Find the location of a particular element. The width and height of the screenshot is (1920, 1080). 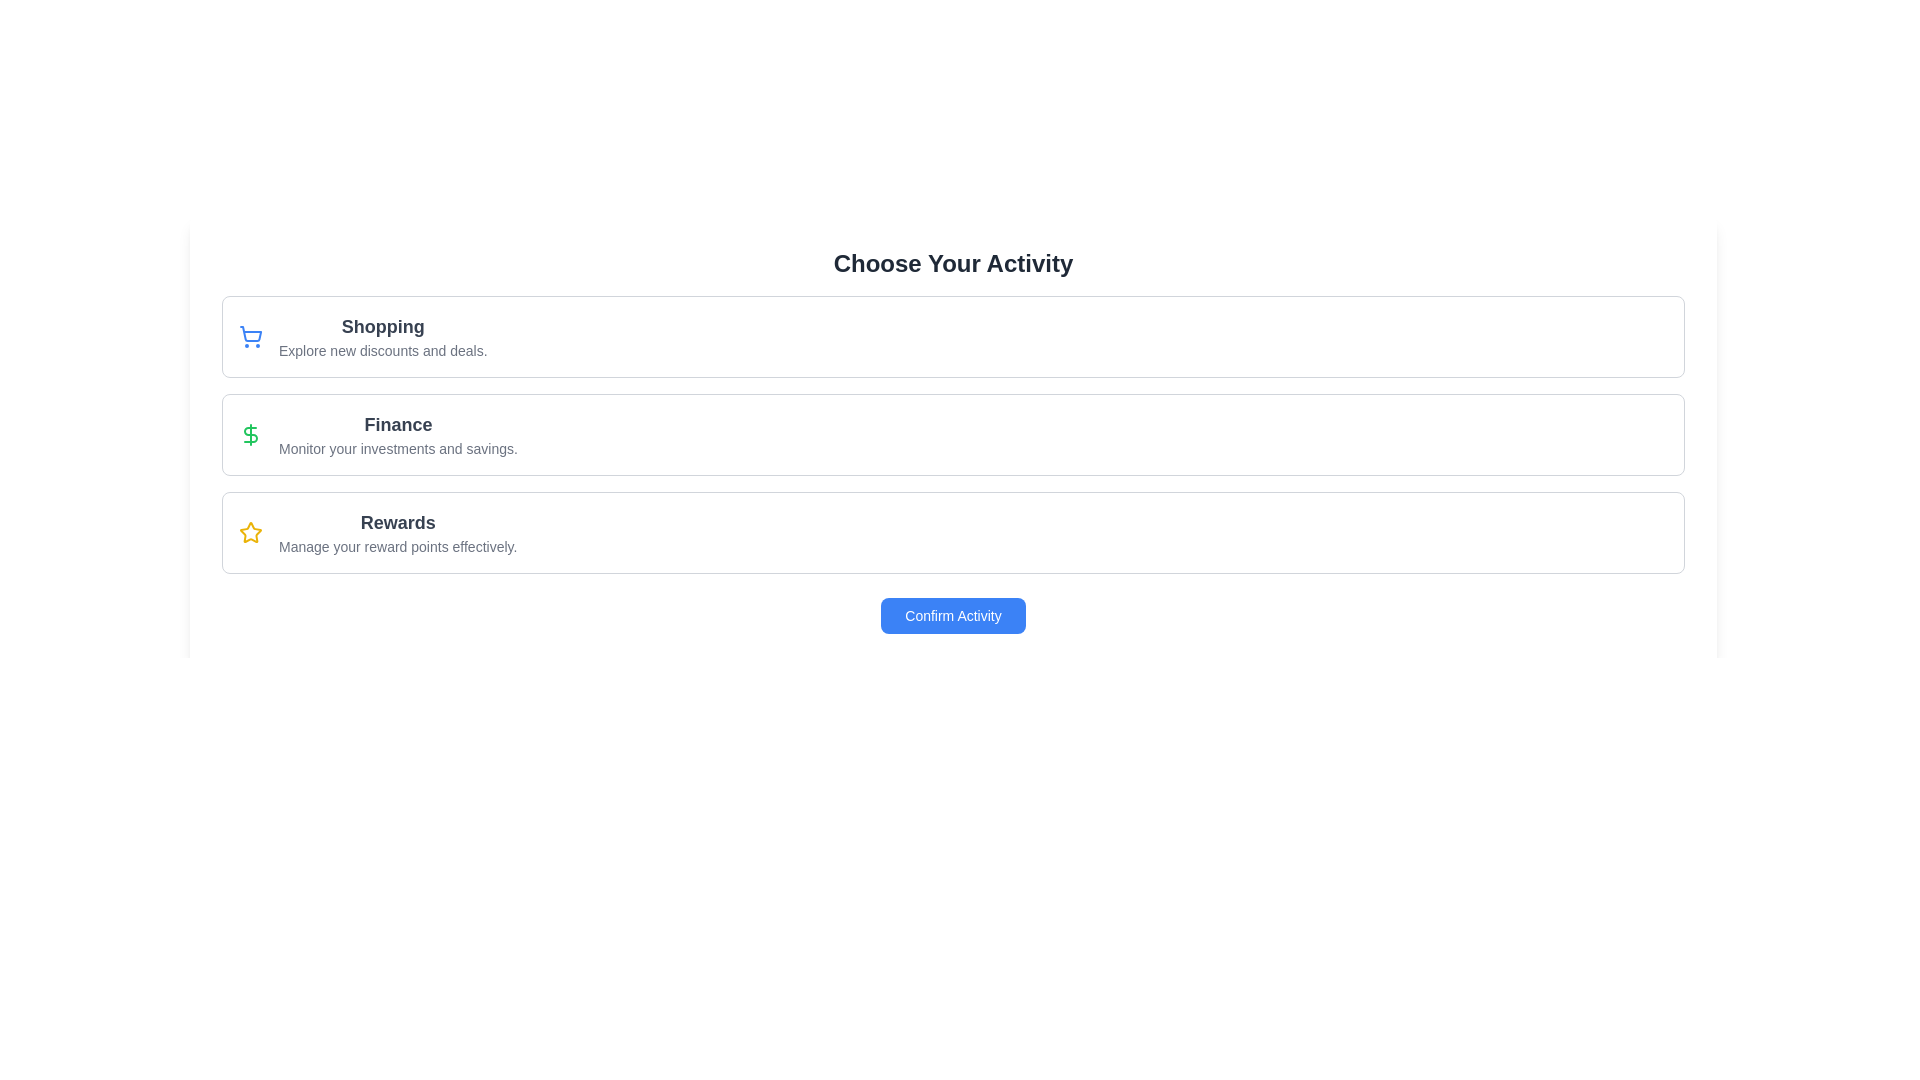

the distinctive 'Rewards' icon located to the left of the 'Rewards' title, which visually represents the 'Rewards' activity is located at coordinates (249, 531).